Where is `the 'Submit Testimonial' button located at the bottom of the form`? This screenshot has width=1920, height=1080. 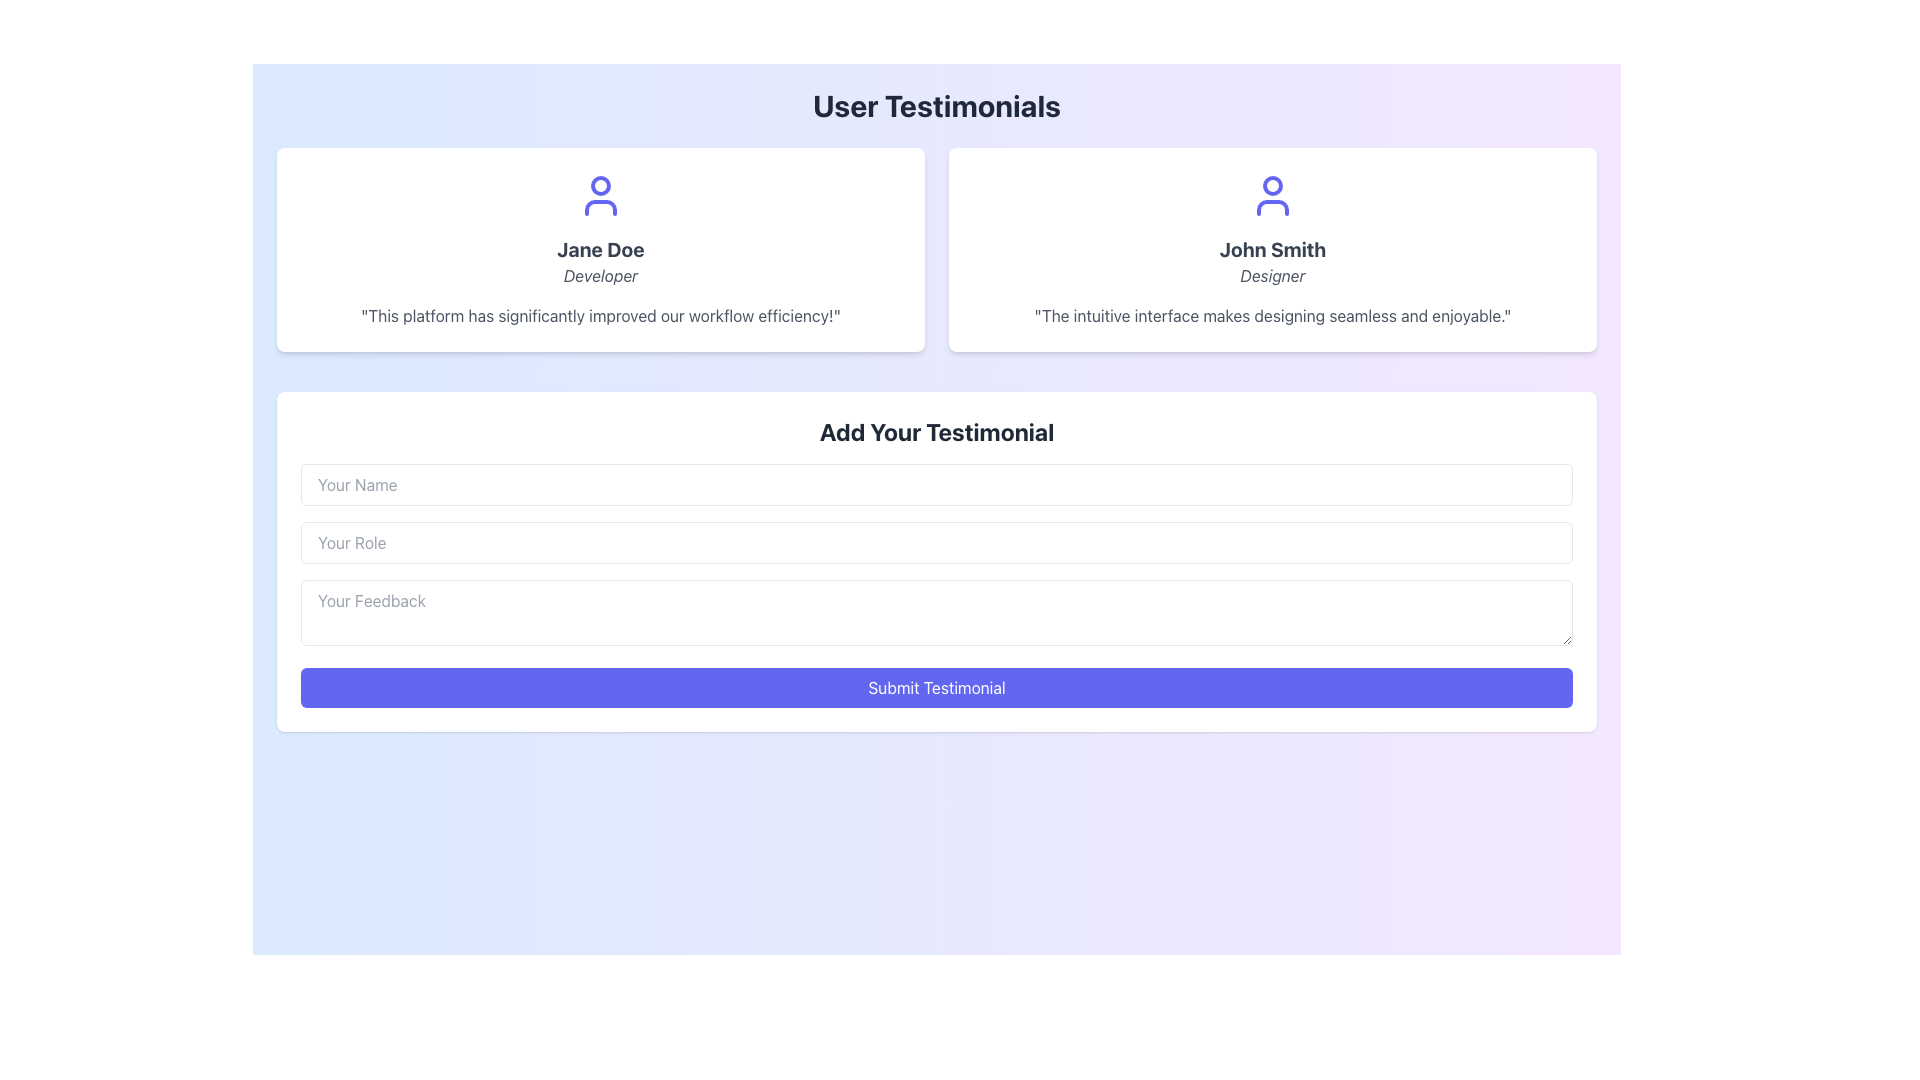 the 'Submit Testimonial' button located at the bottom of the form is located at coordinates (935, 686).